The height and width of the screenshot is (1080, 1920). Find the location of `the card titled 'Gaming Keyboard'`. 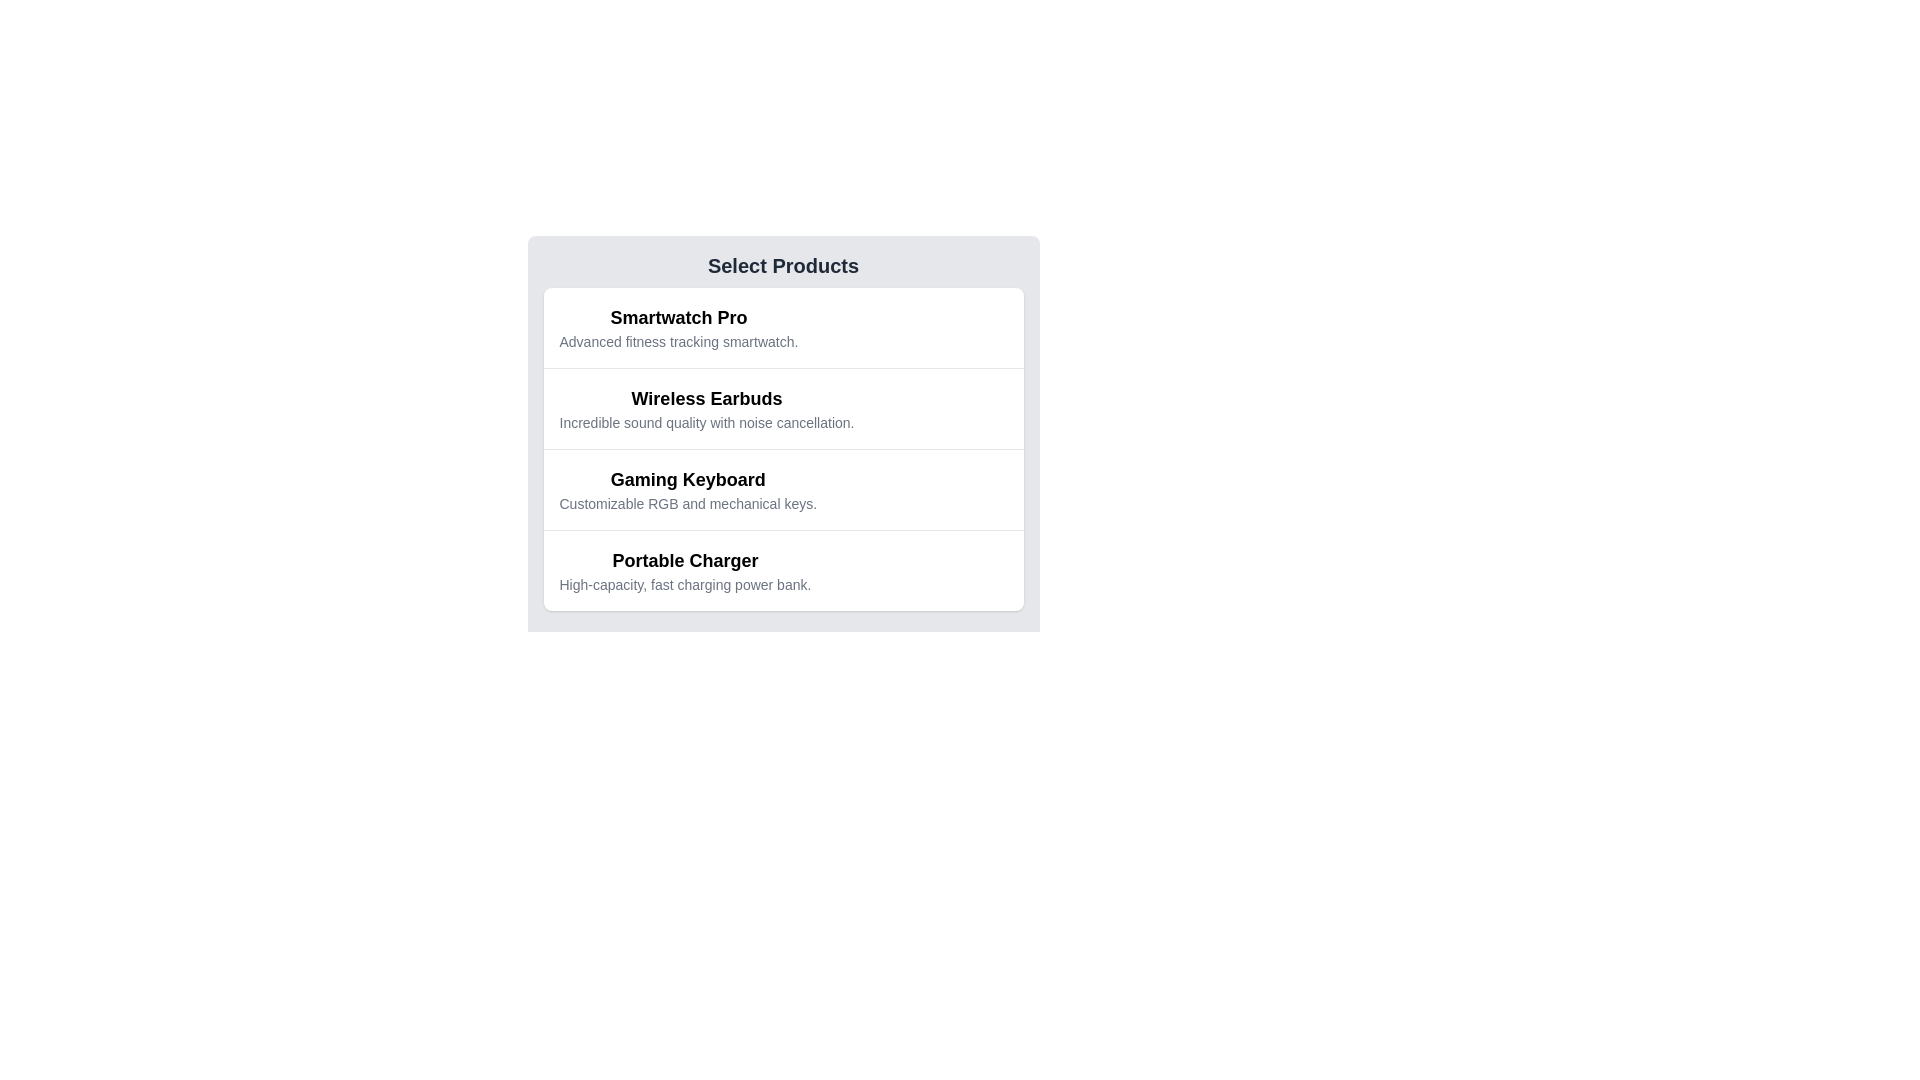

the card titled 'Gaming Keyboard' is located at coordinates (782, 490).